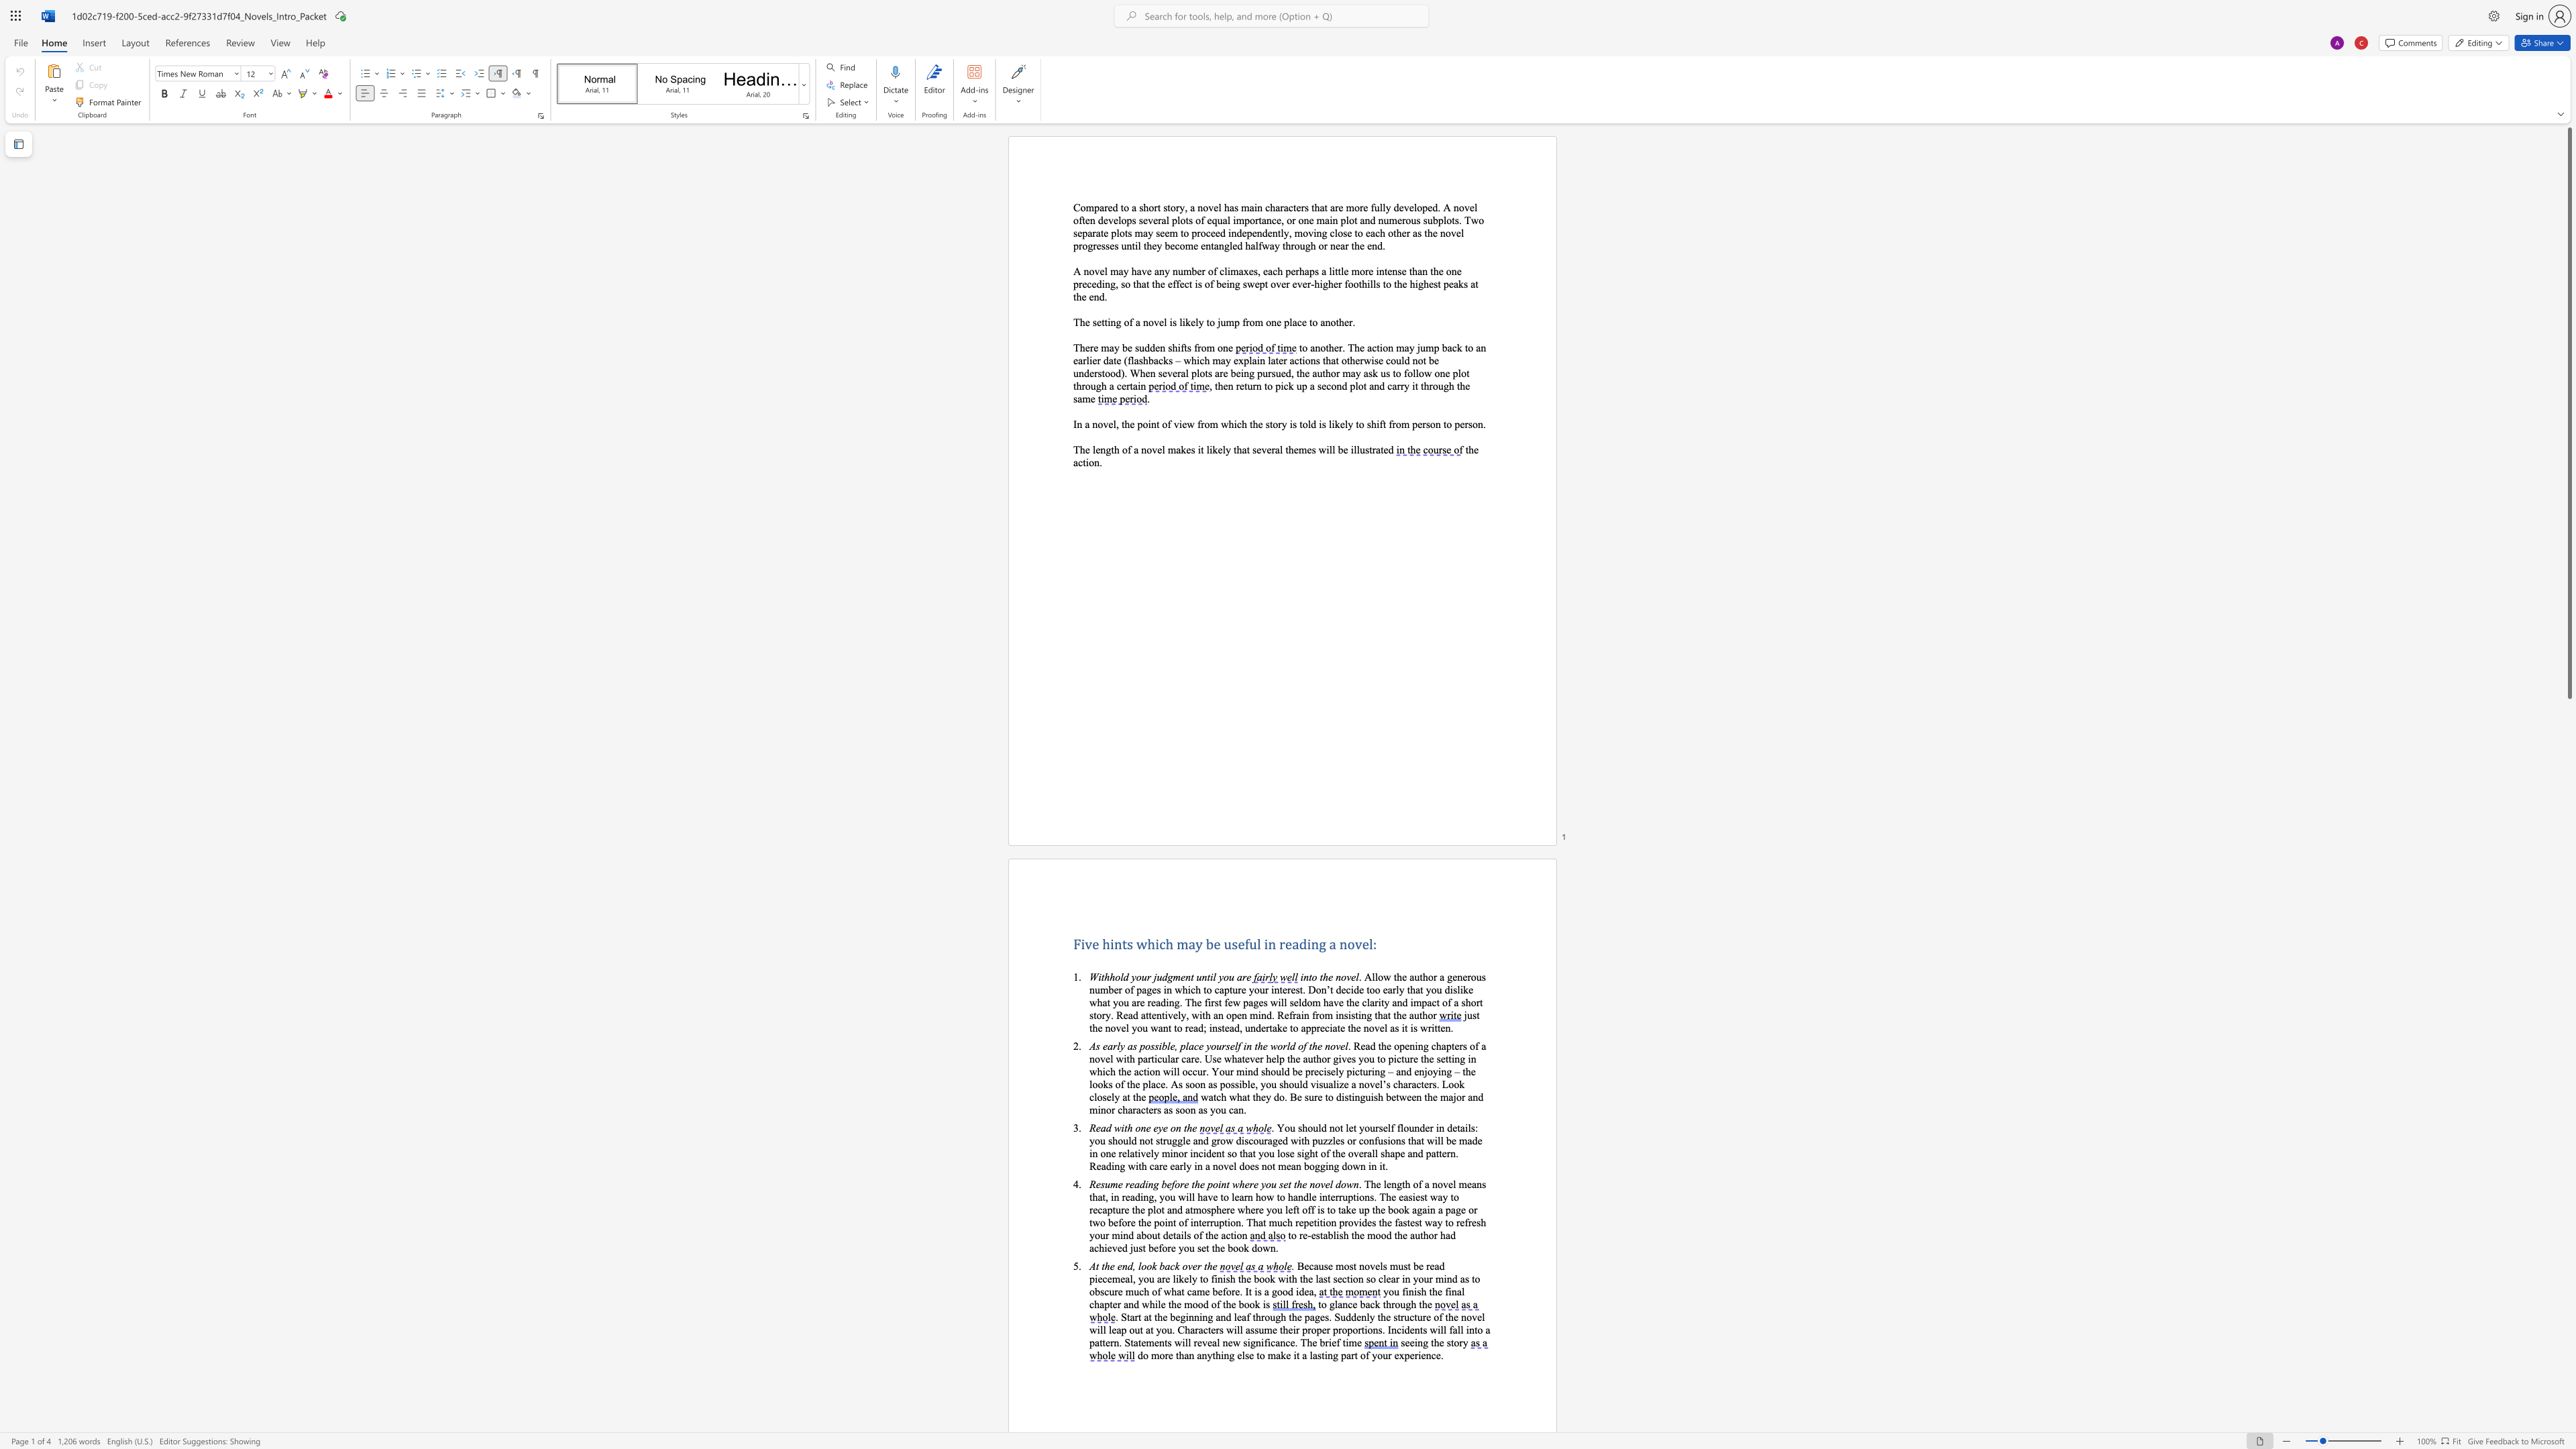  What do you see at coordinates (1340, 977) in the screenshot?
I see `the space between the continuous character "n" and "o" in the text` at bounding box center [1340, 977].